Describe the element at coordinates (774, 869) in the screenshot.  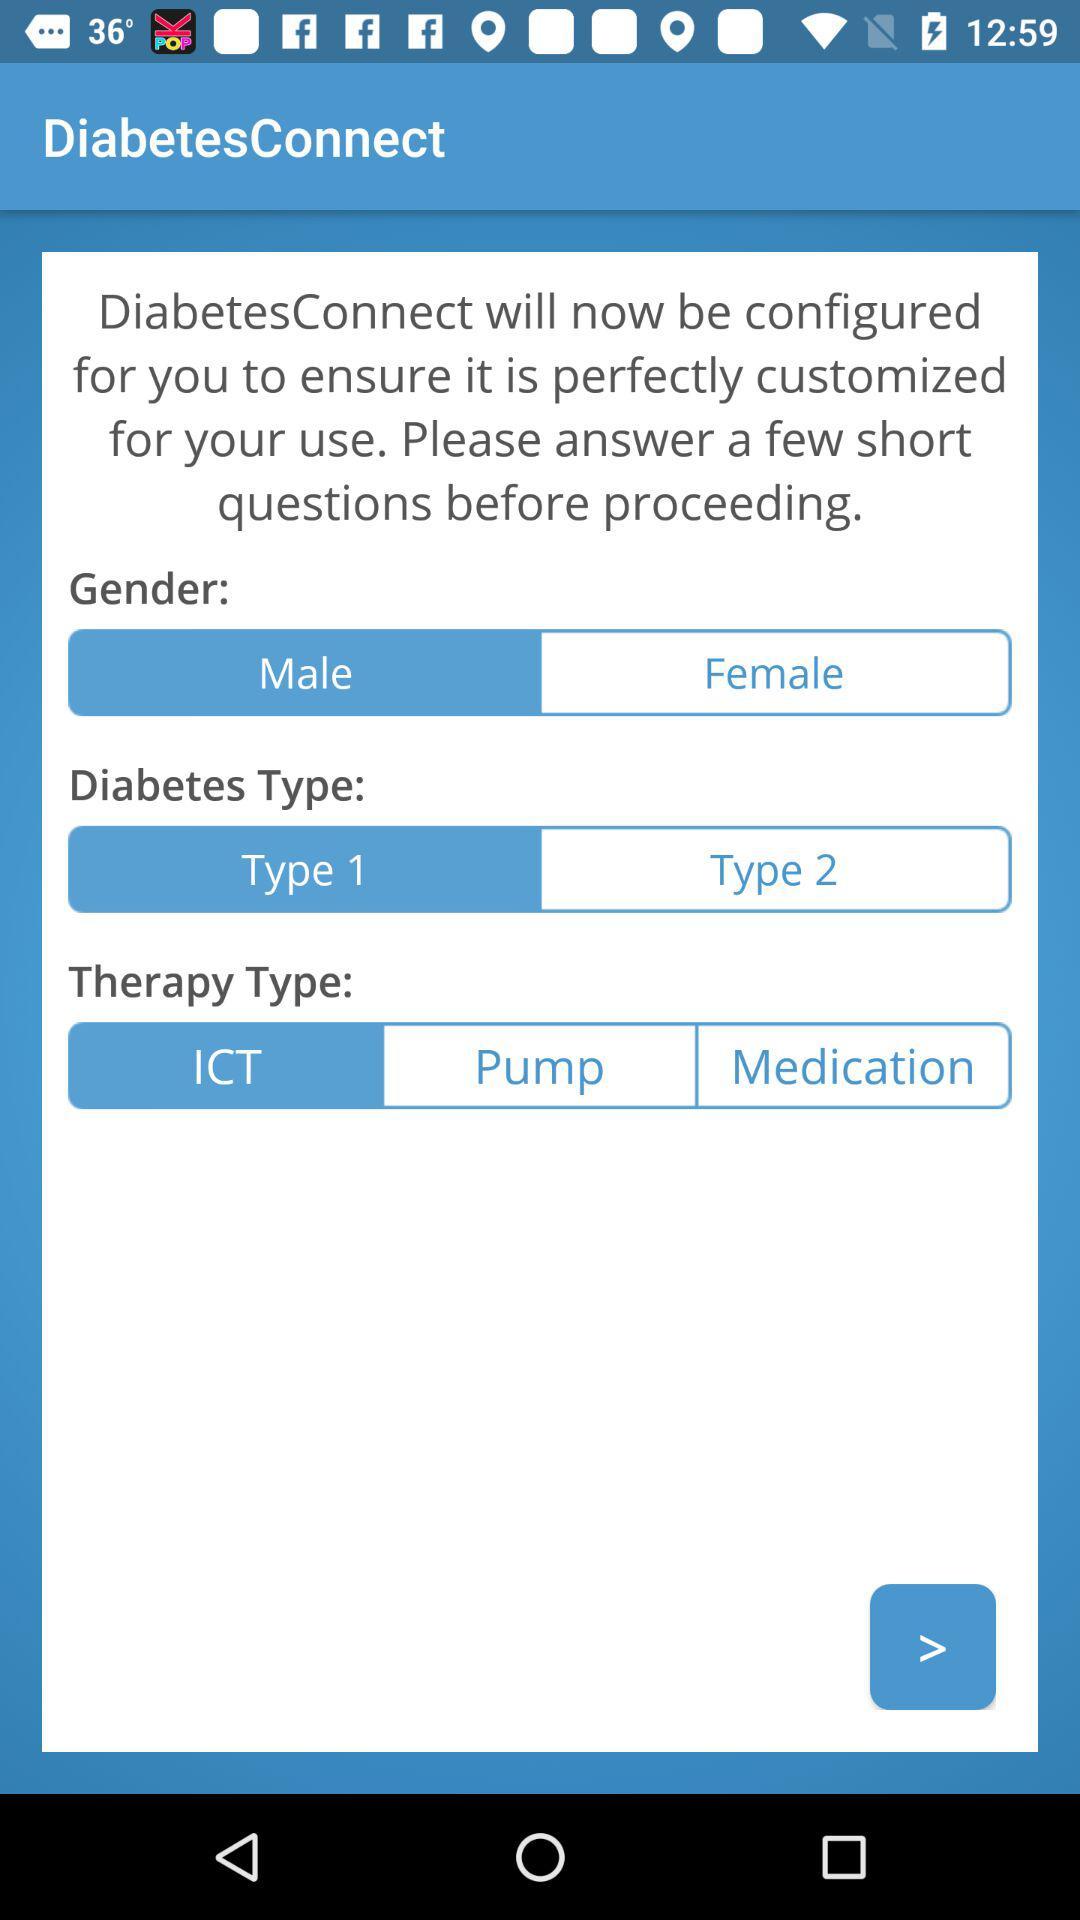
I see `icon to the right of type 1 icon` at that location.